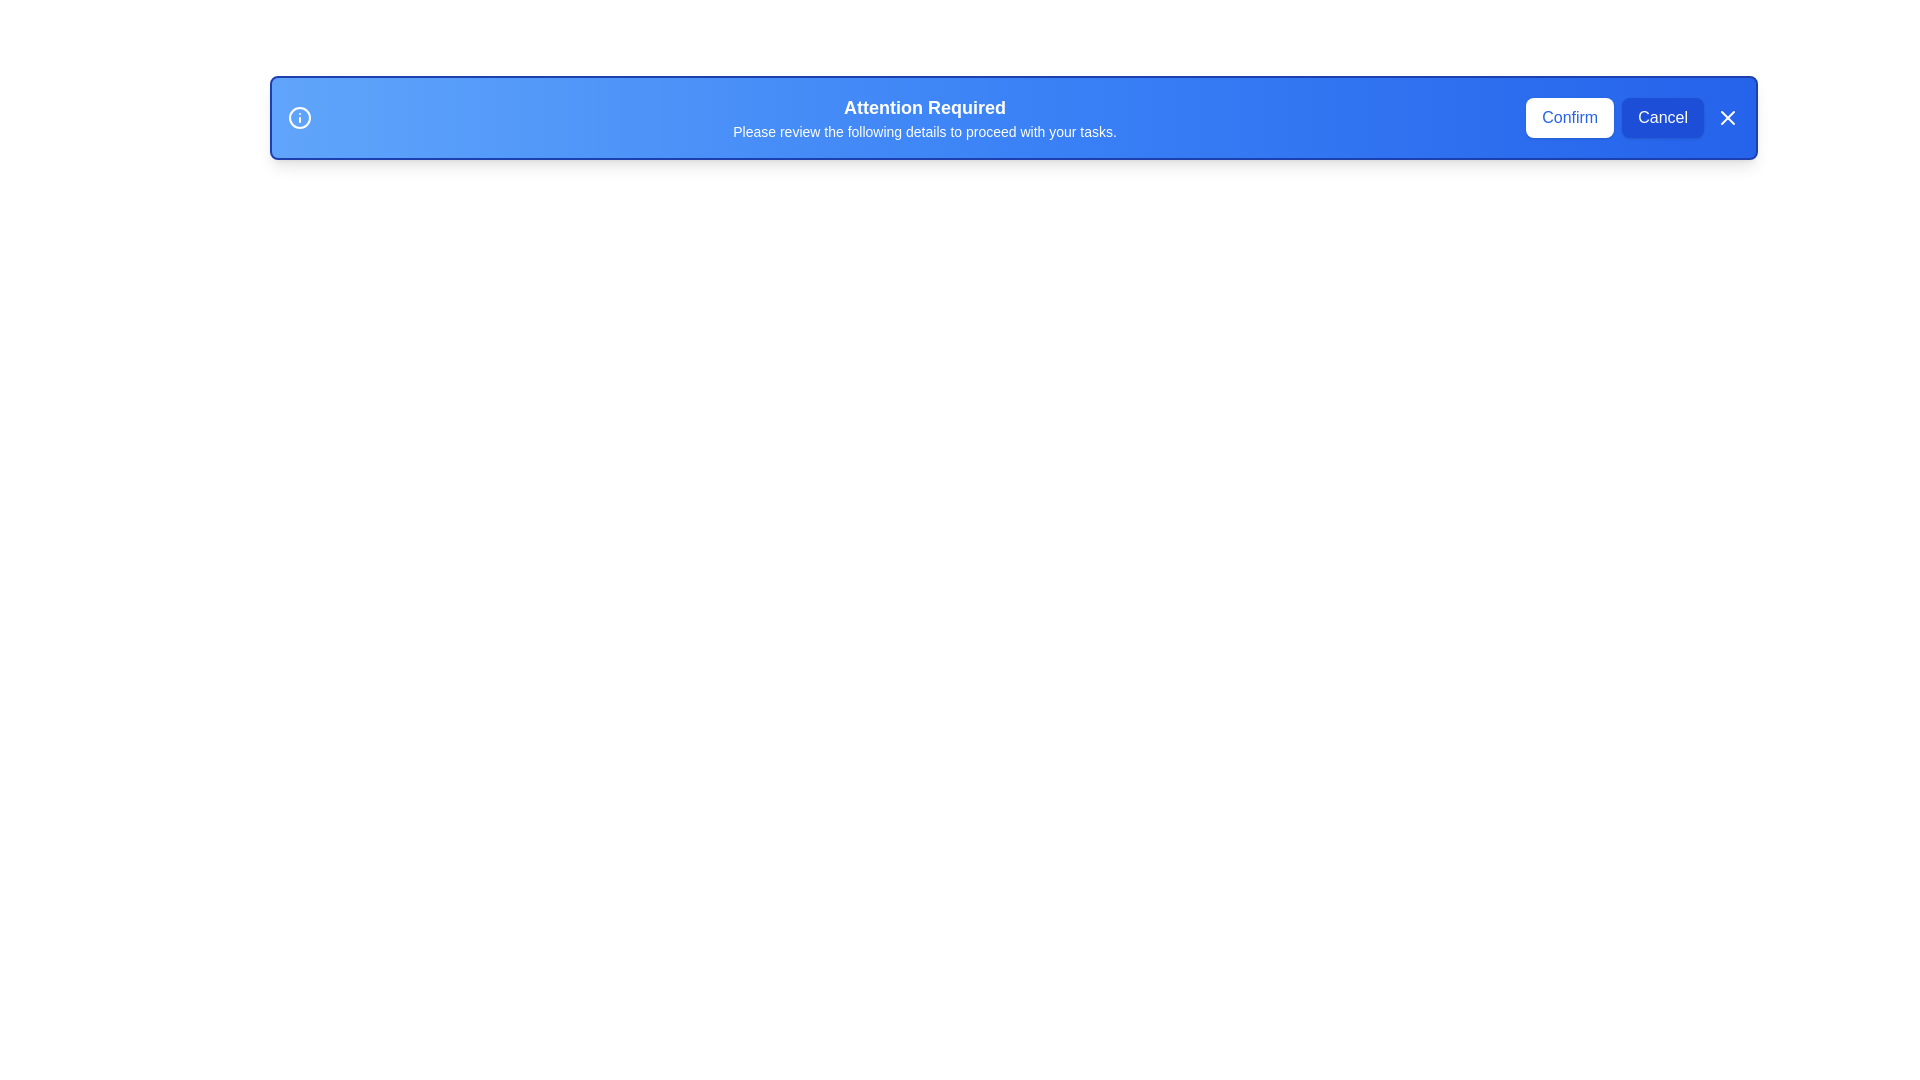 The image size is (1920, 1080). I want to click on the informational icon in the notification bar, so click(298, 118).